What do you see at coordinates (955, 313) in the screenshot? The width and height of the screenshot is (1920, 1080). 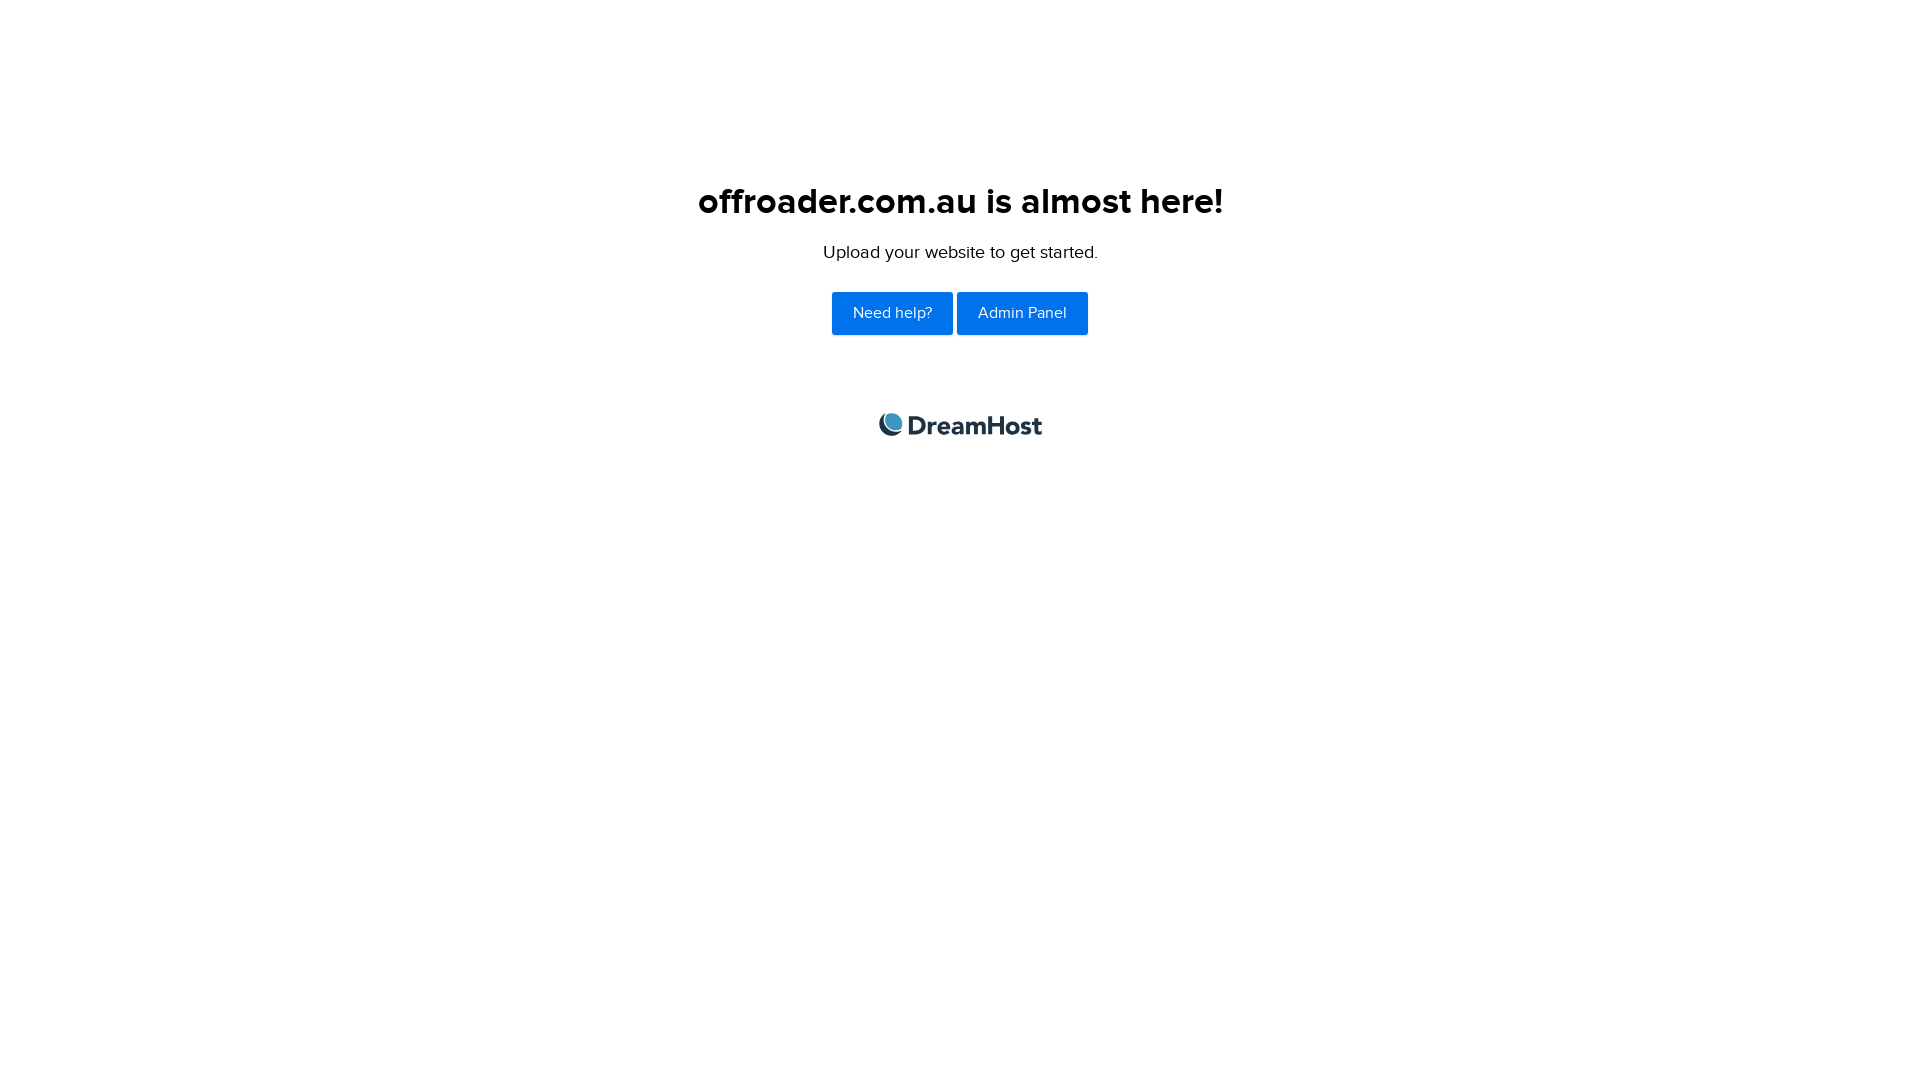 I see `'Admin Panel'` at bounding box center [955, 313].